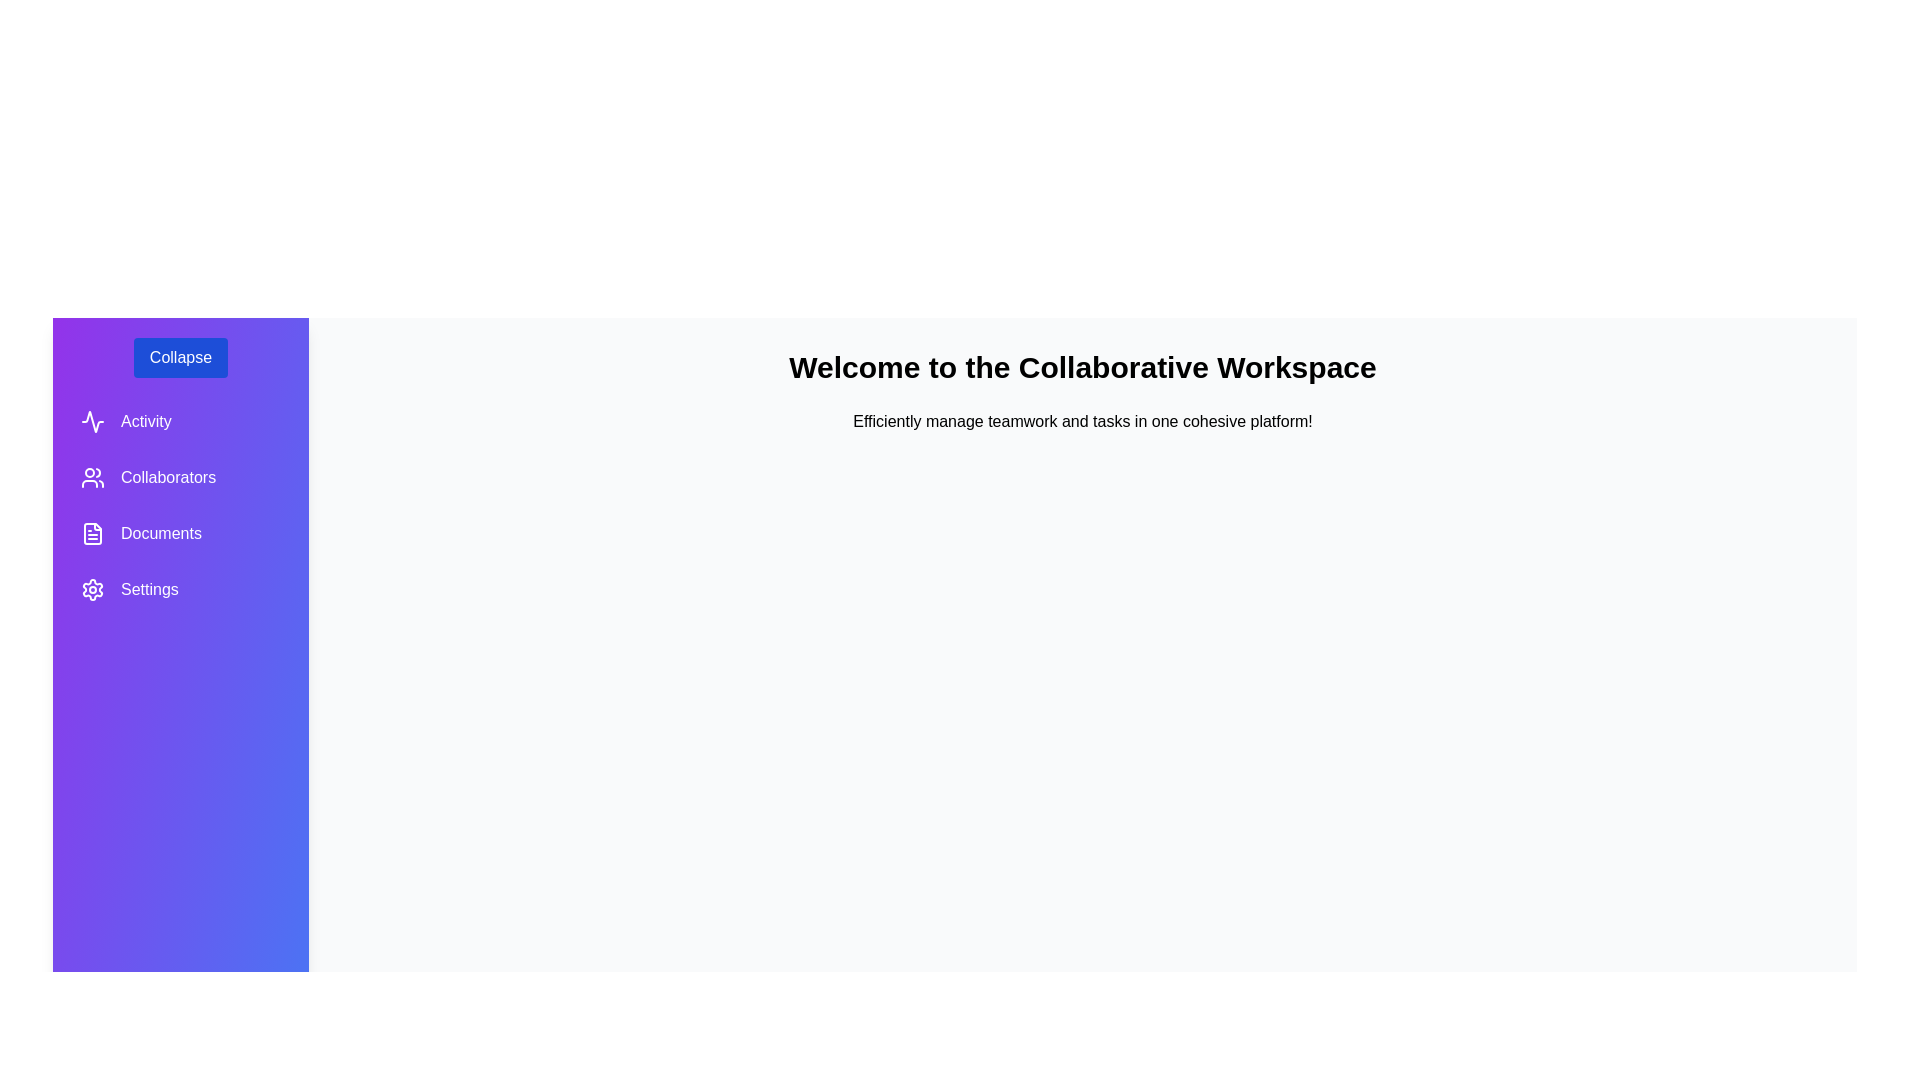 The width and height of the screenshot is (1920, 1080). What do you see at coordinates (181, 420) in the screenshot?
I see `the non-interactive element labeled Activity` at bounding box center [181, 420].